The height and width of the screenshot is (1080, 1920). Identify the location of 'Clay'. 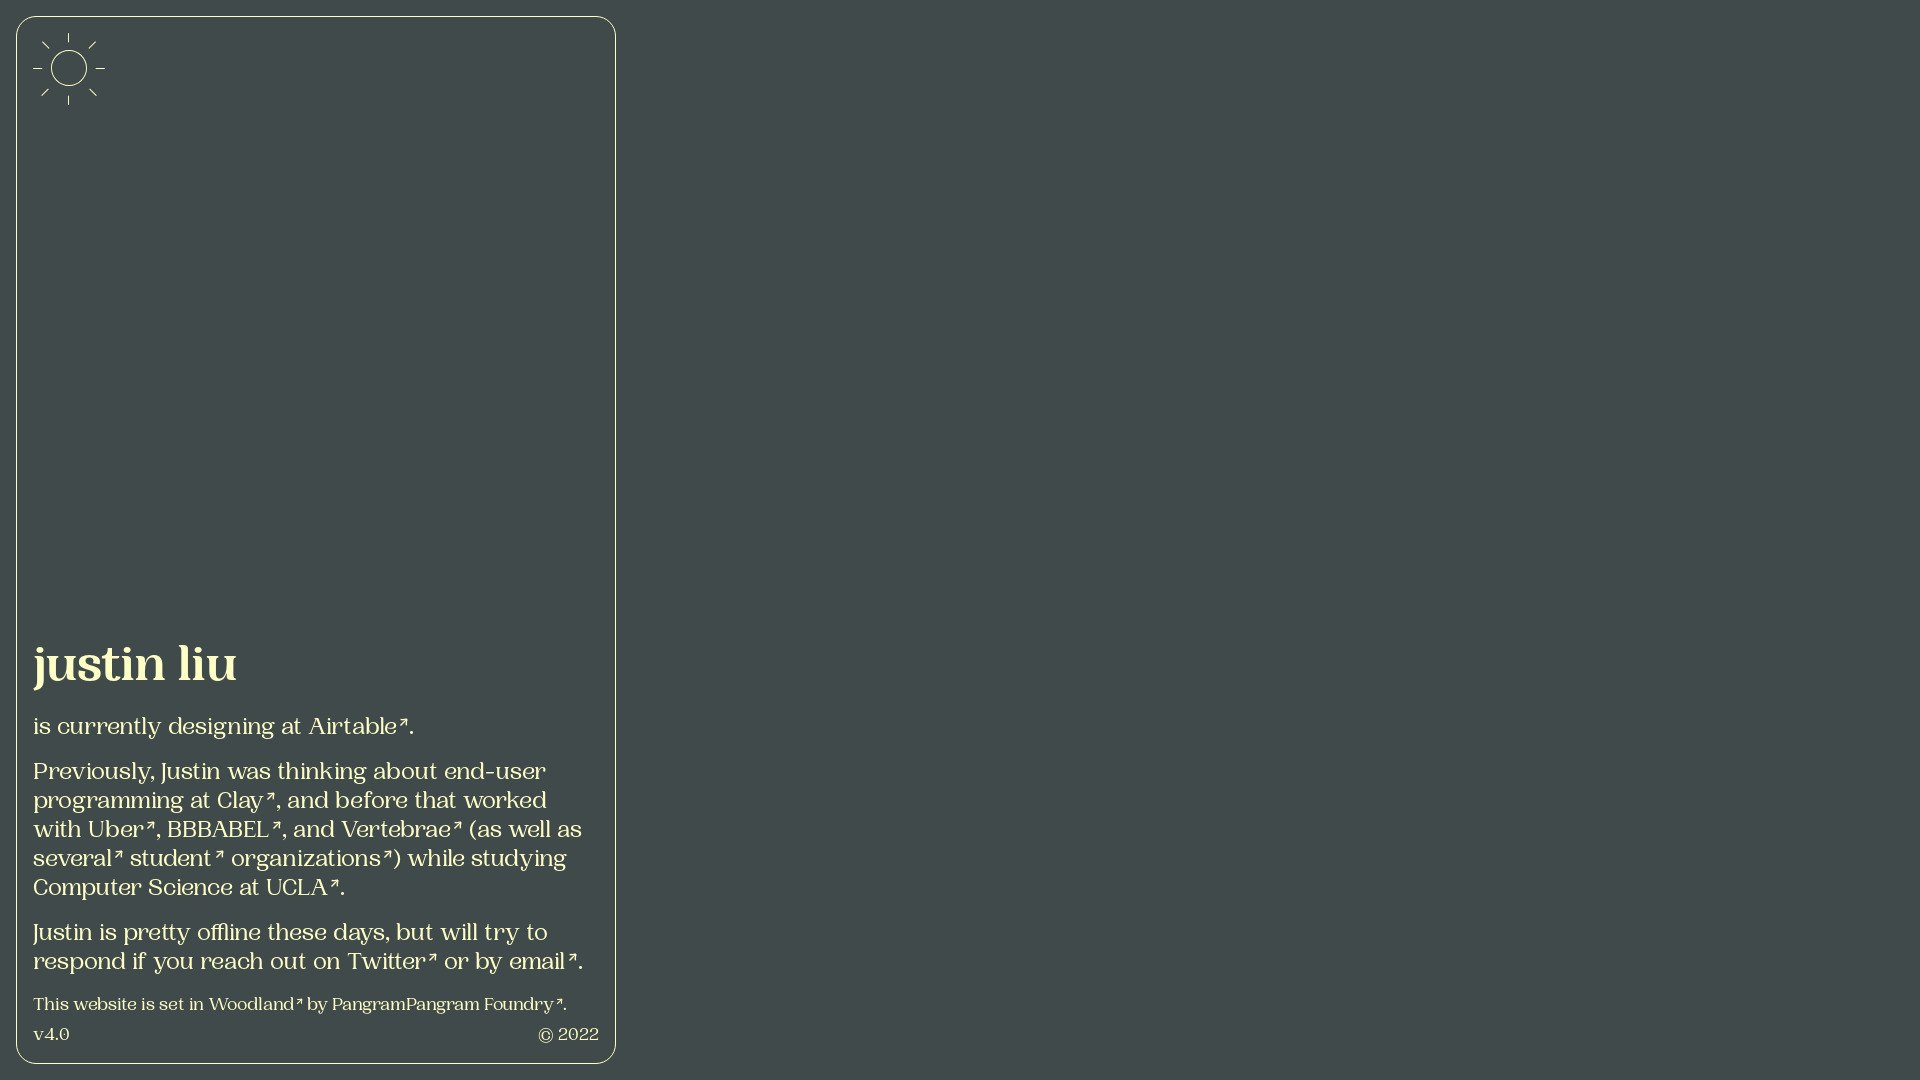
(245, 801).